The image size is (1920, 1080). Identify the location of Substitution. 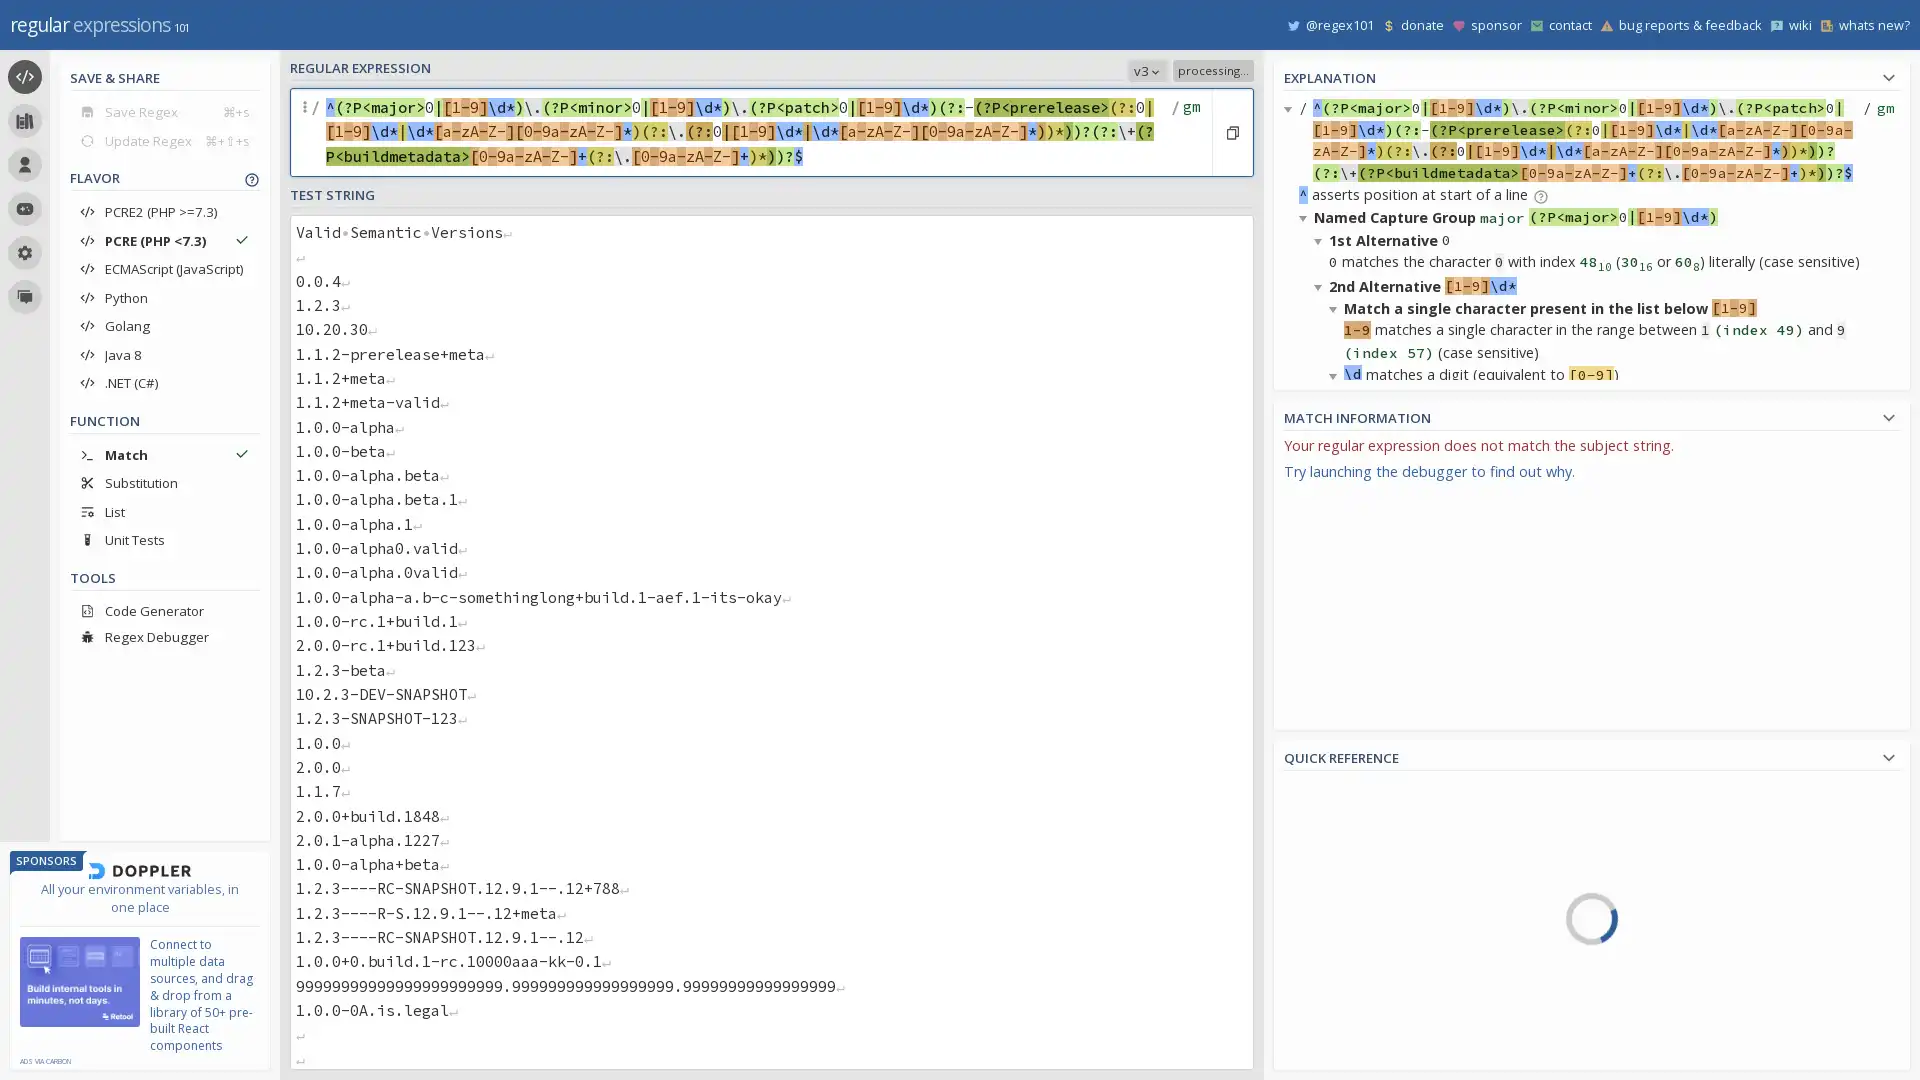
(164, 482).